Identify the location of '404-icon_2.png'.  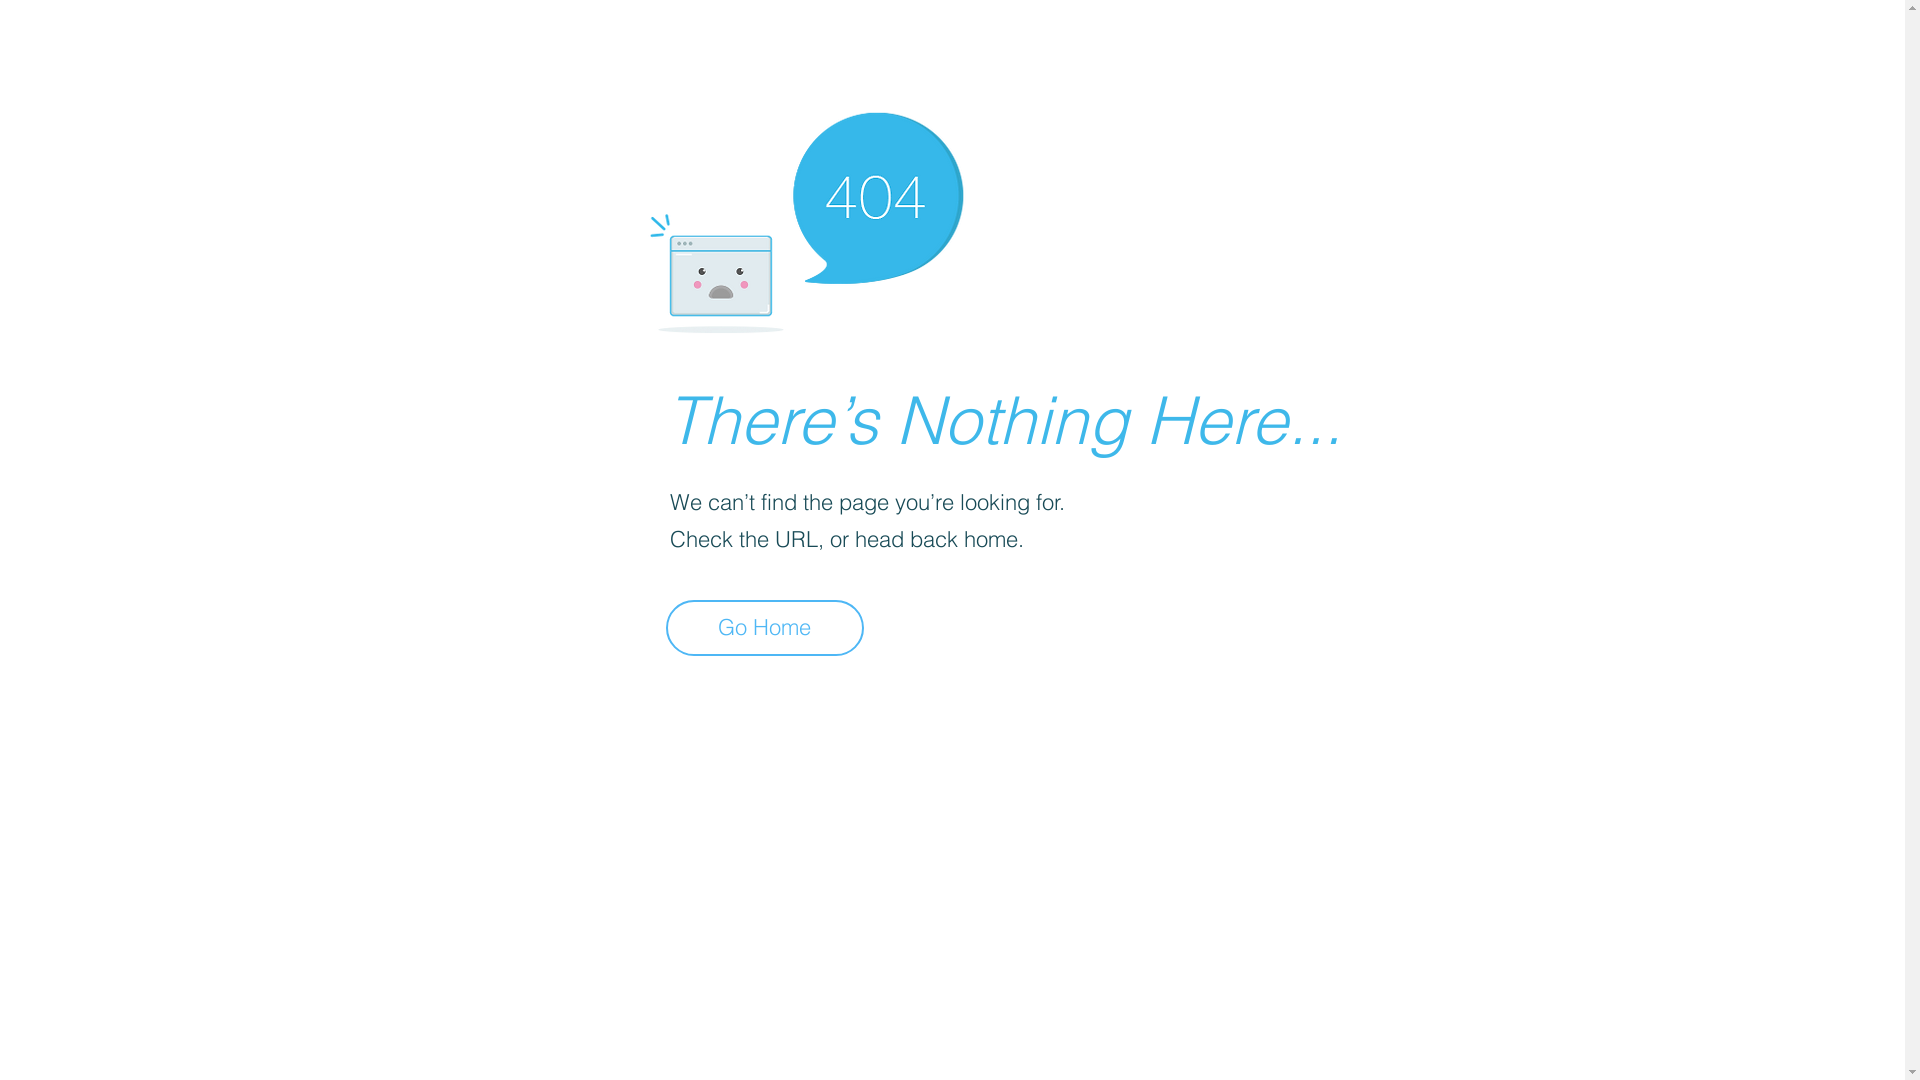
(805, 217).